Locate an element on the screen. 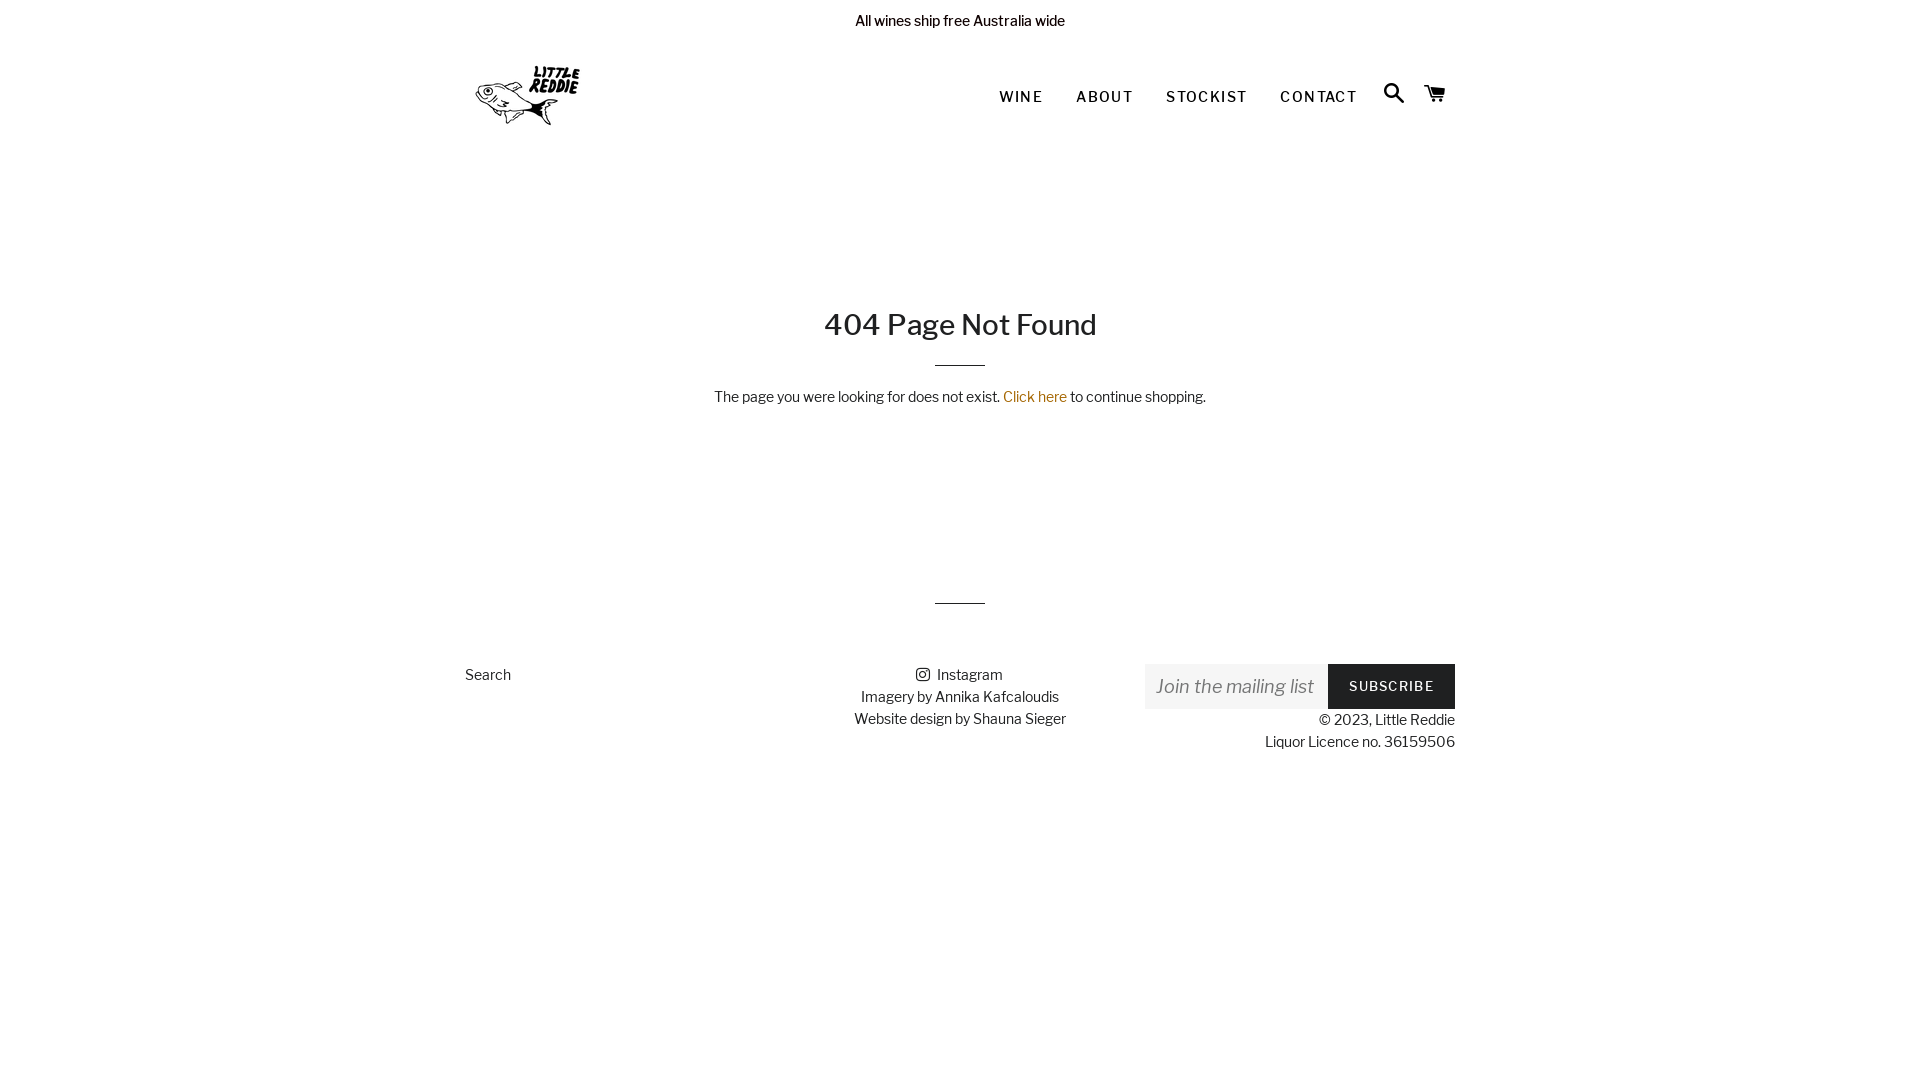  'CART' is located at coordinates (1434, 93).